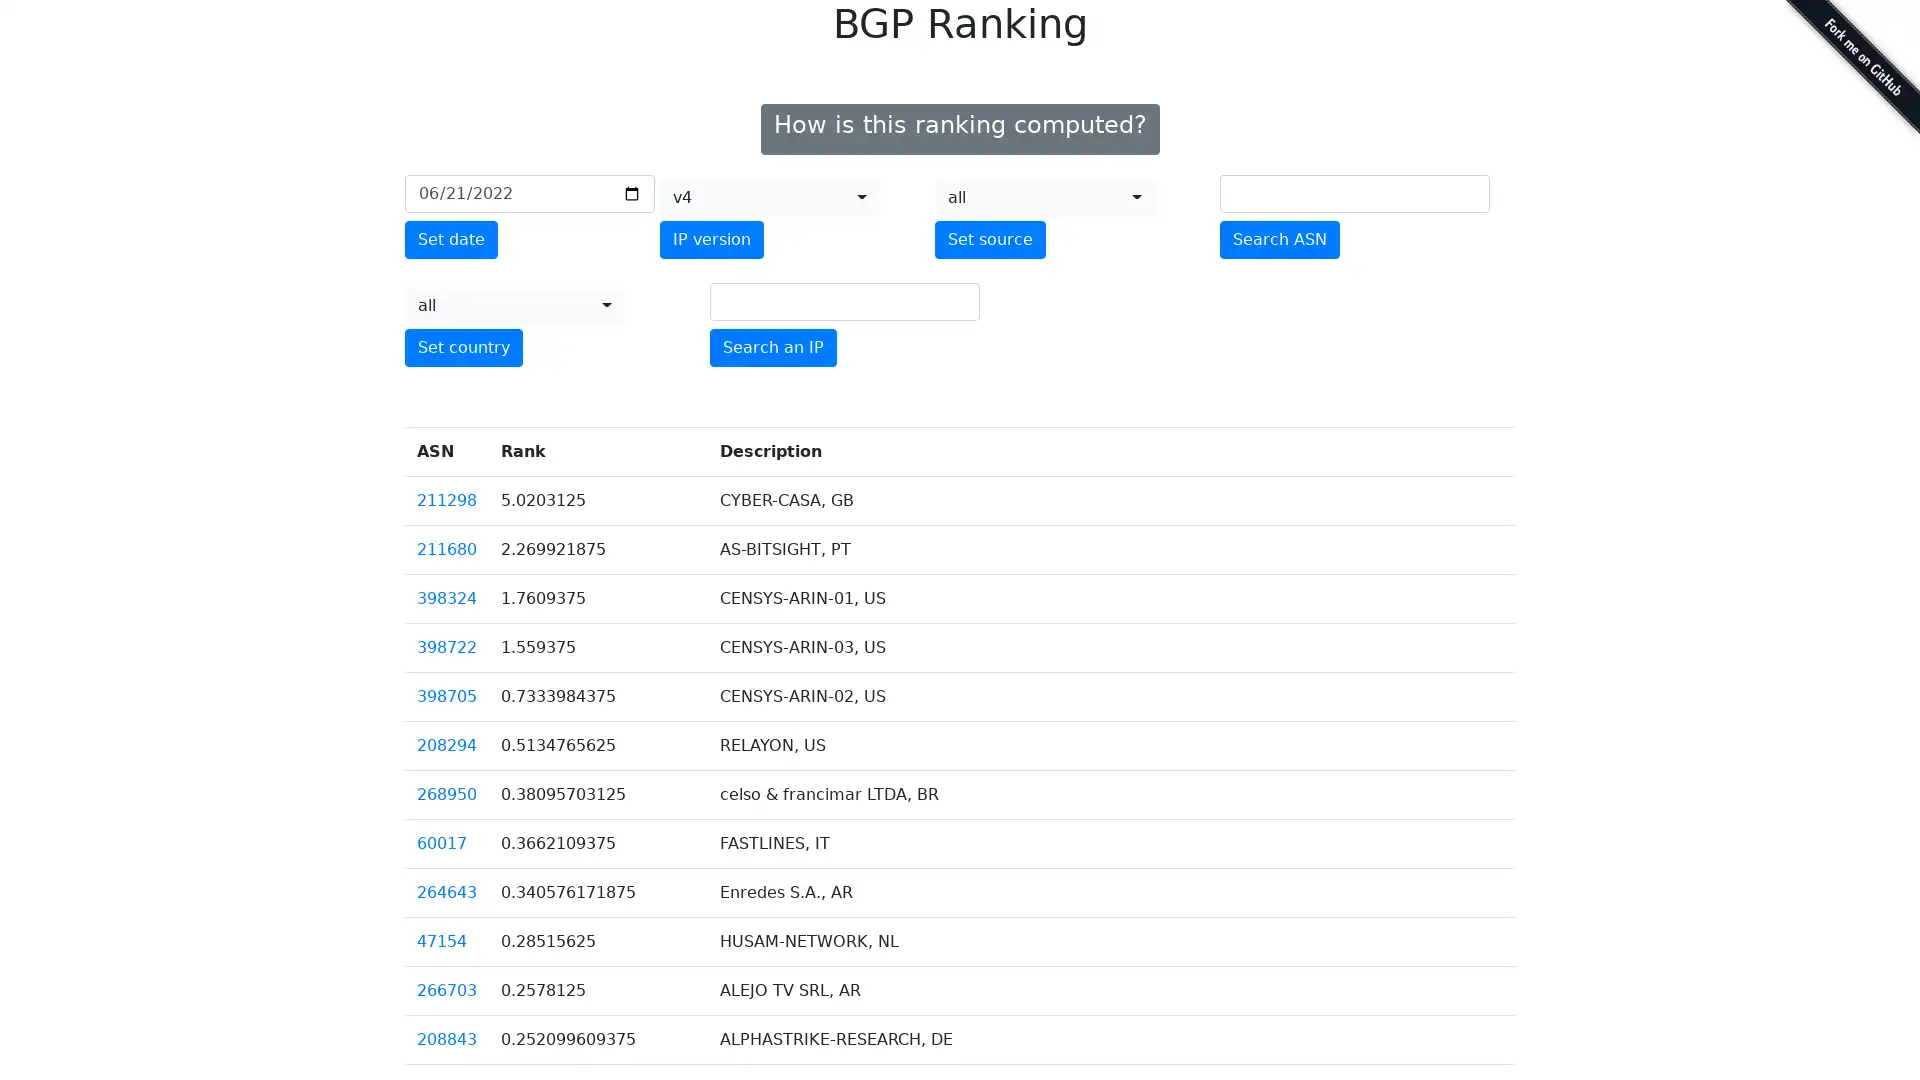  I want to click on Set source, so click(990, 238).